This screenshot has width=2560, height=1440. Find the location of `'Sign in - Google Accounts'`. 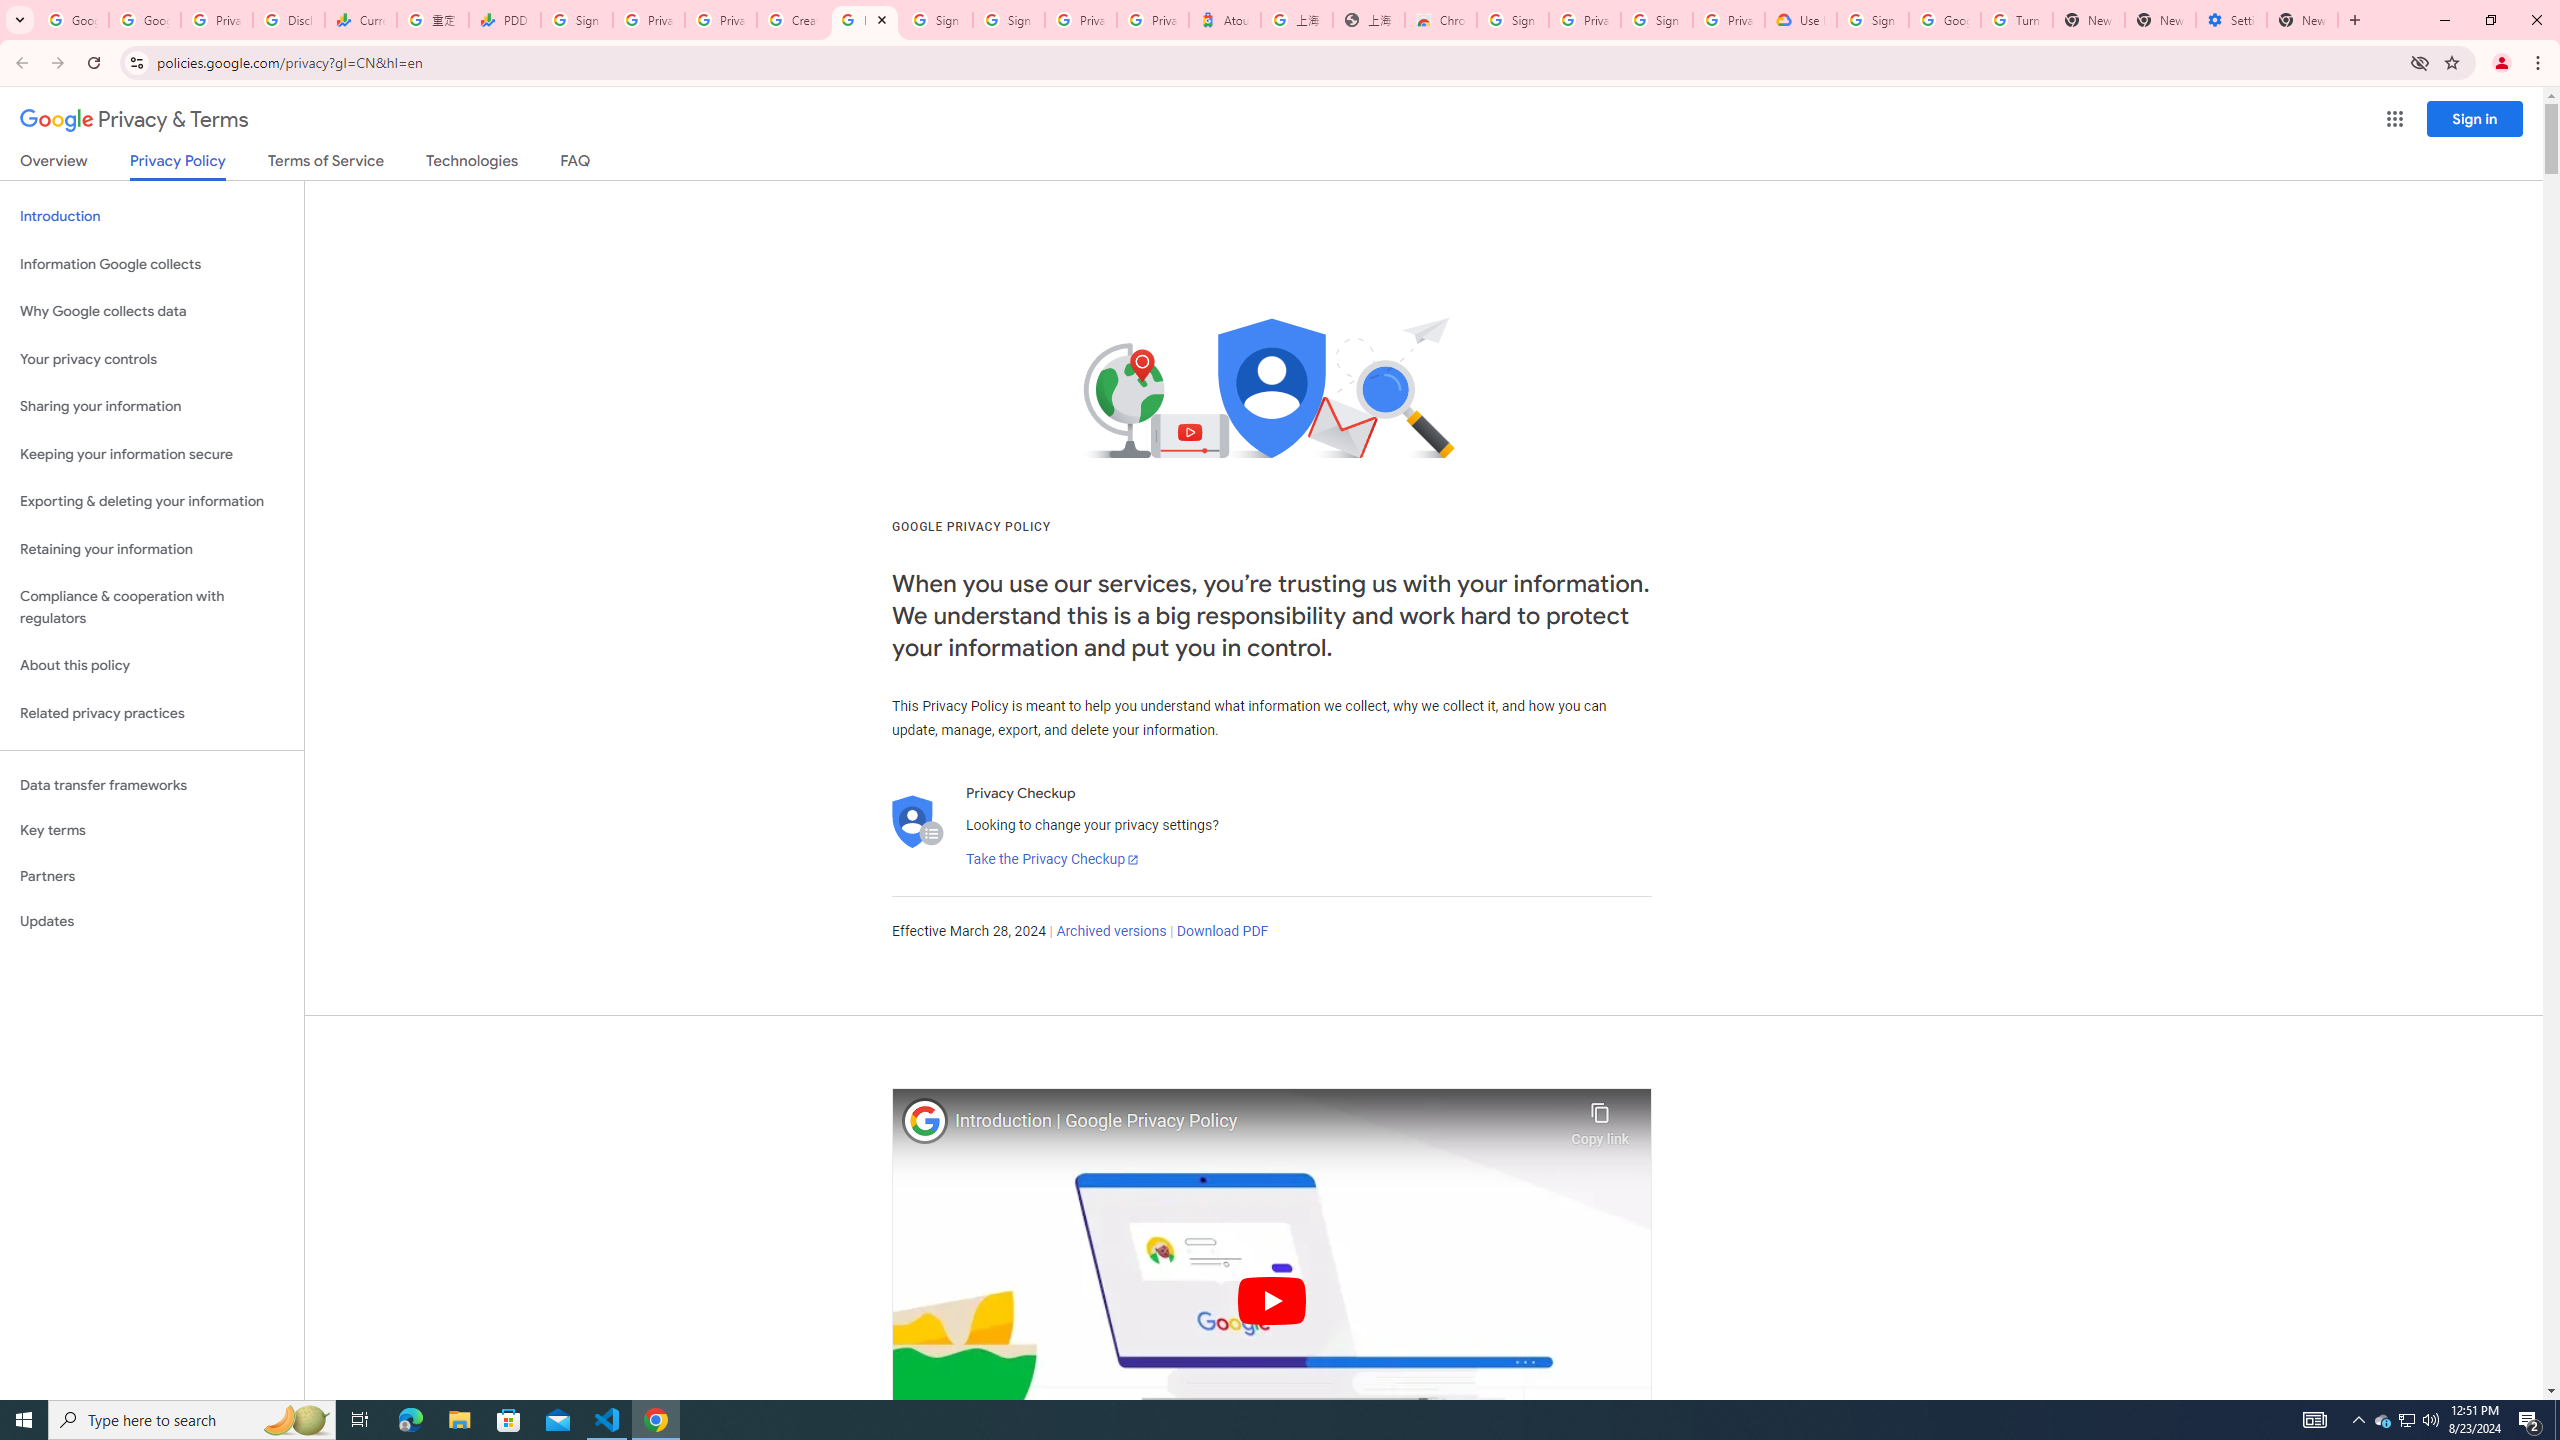

'Sign in - Google Accounts' is located at coordinates (1008, 19).